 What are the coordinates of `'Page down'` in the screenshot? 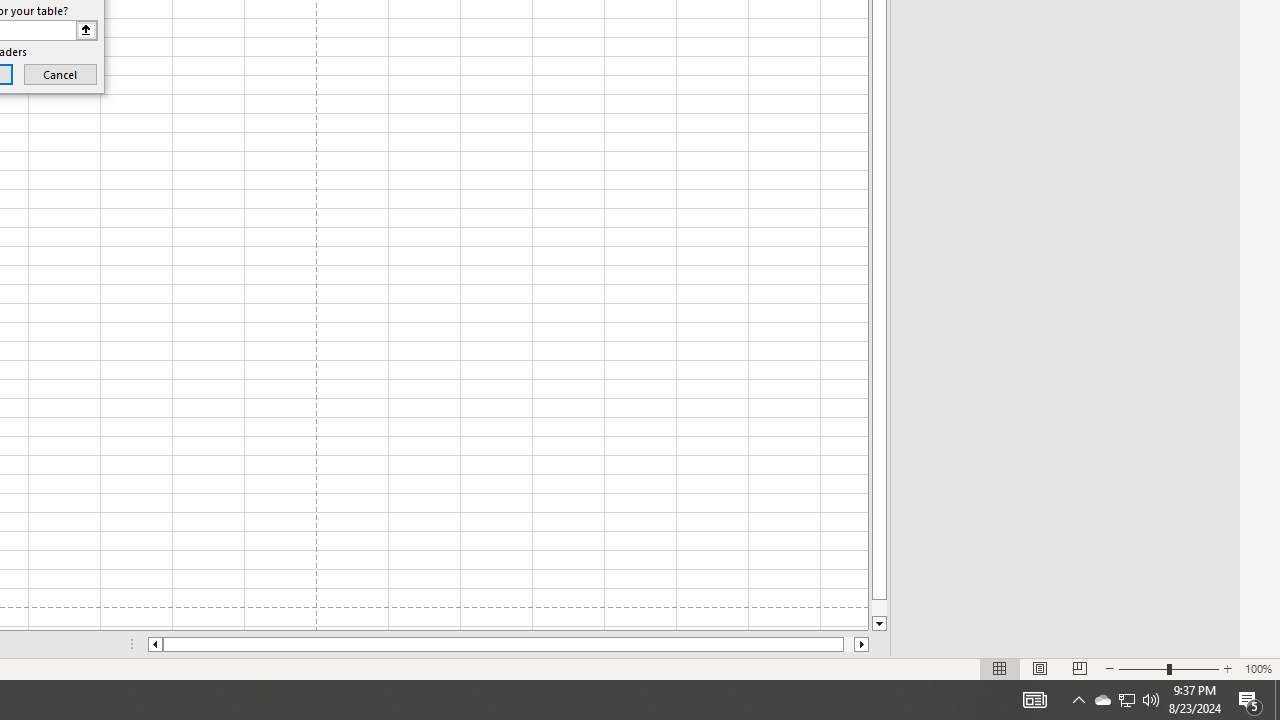 It's located at (879, 607).